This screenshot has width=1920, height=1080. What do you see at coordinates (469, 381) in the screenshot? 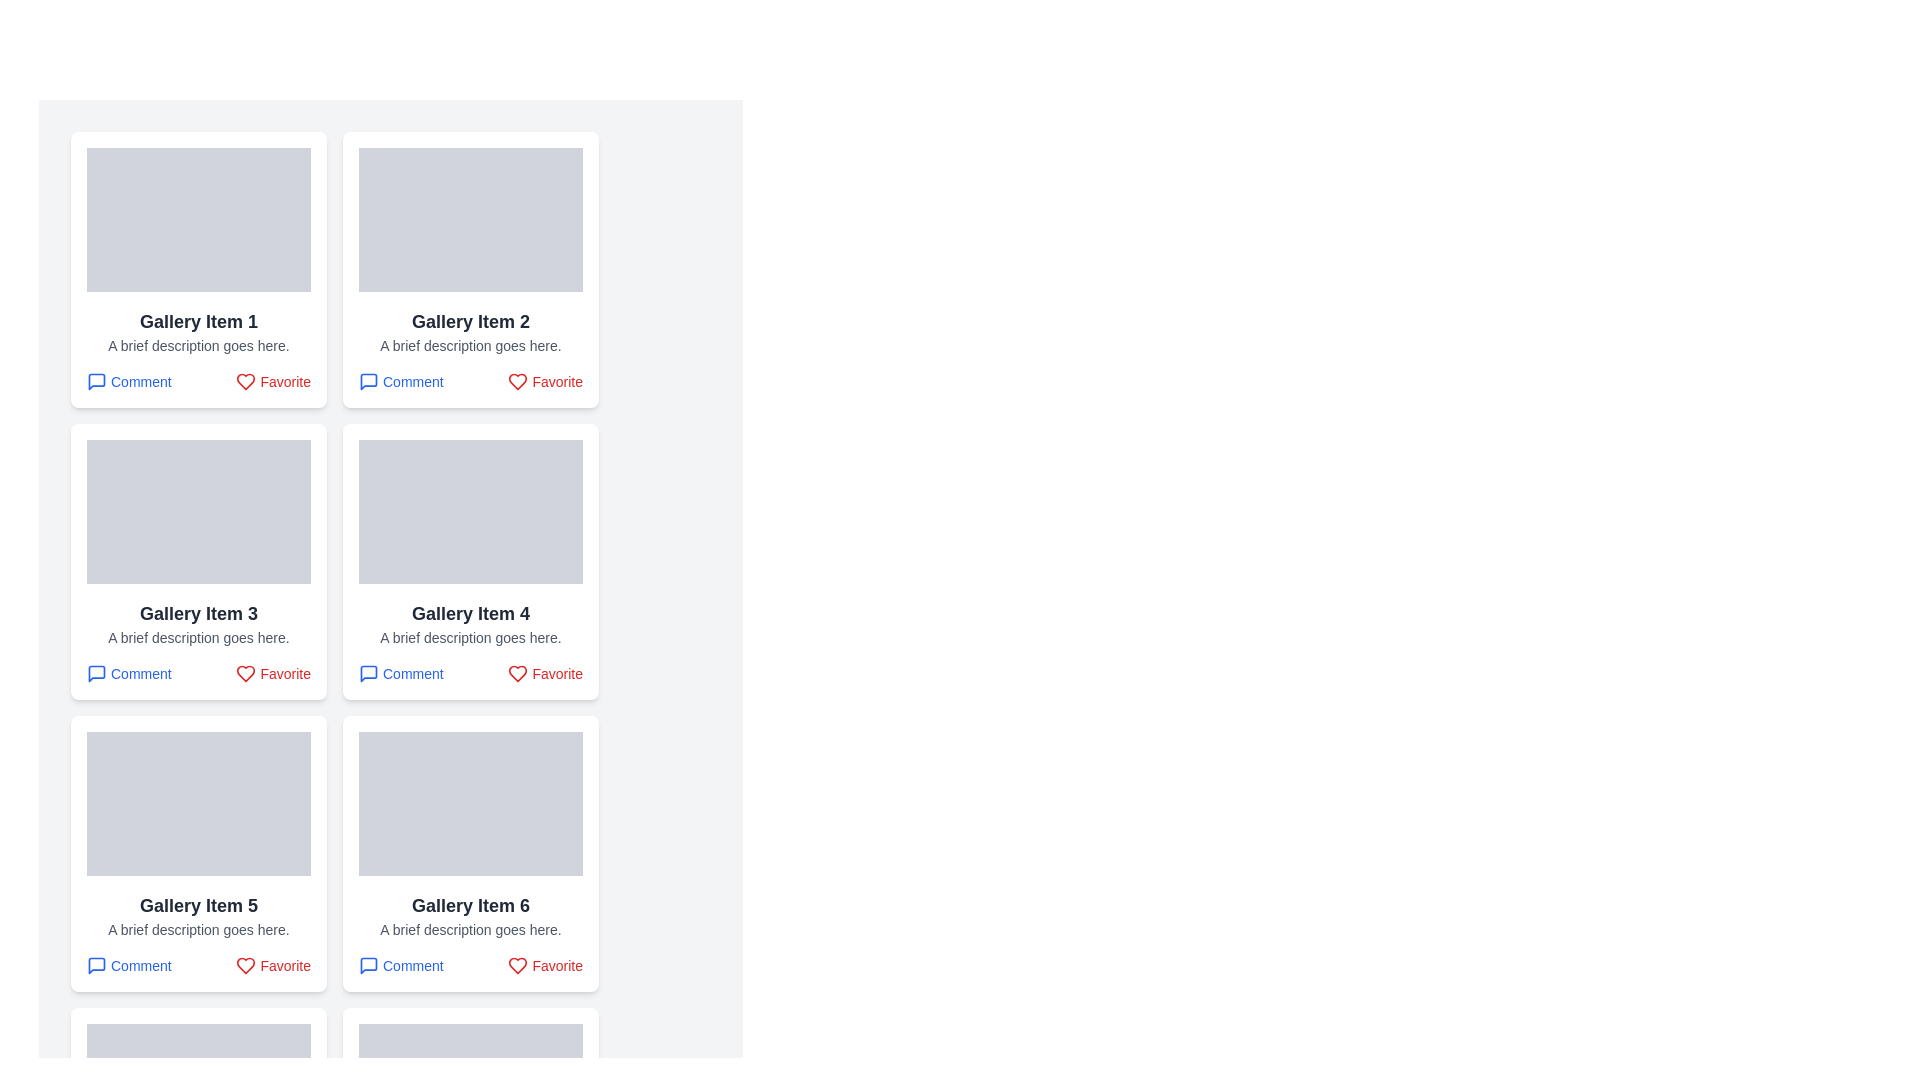
I see `the 'Comment' link within the 'Gallery Item 2' card` at bounding box center [469, 381].